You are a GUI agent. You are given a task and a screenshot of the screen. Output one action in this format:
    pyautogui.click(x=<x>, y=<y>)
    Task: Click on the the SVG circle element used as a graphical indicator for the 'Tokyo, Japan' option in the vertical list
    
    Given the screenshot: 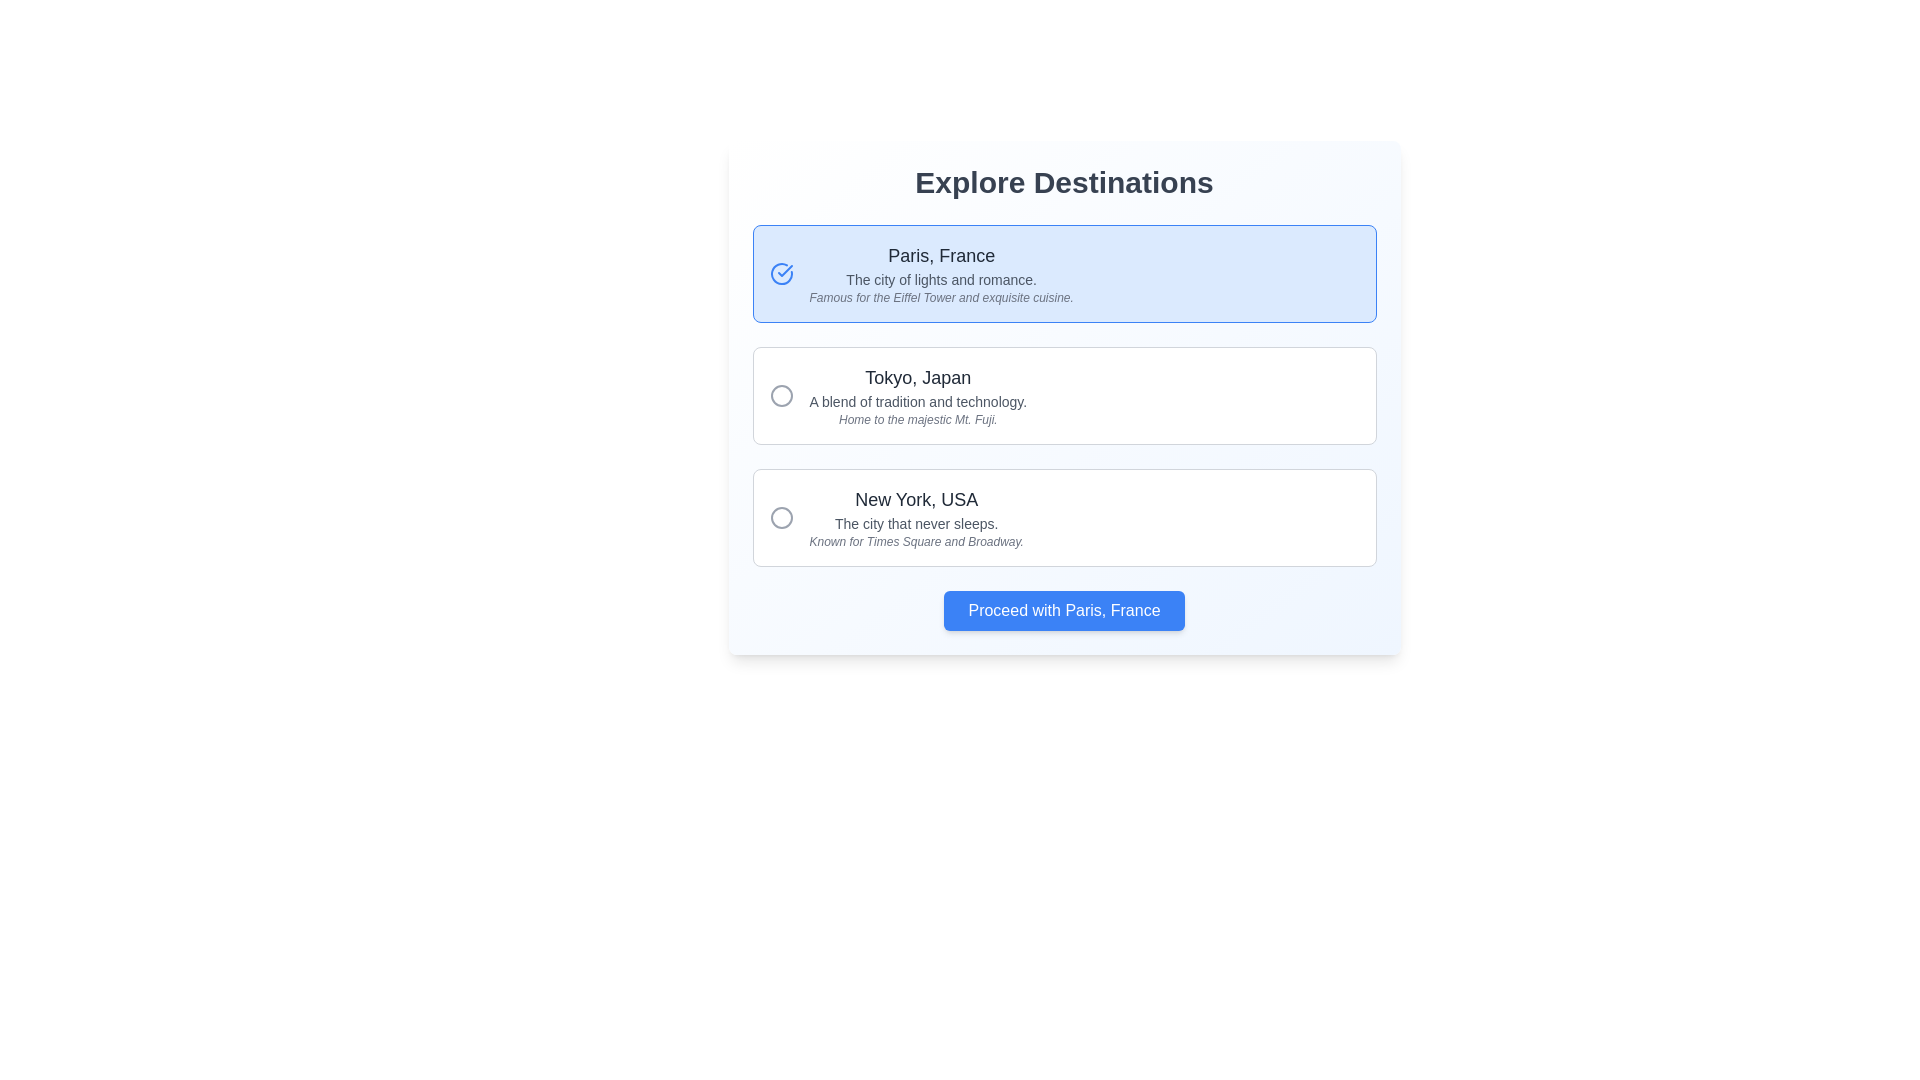 What is the action you would take?
    pyautogui.click(x=780, y=396)
    